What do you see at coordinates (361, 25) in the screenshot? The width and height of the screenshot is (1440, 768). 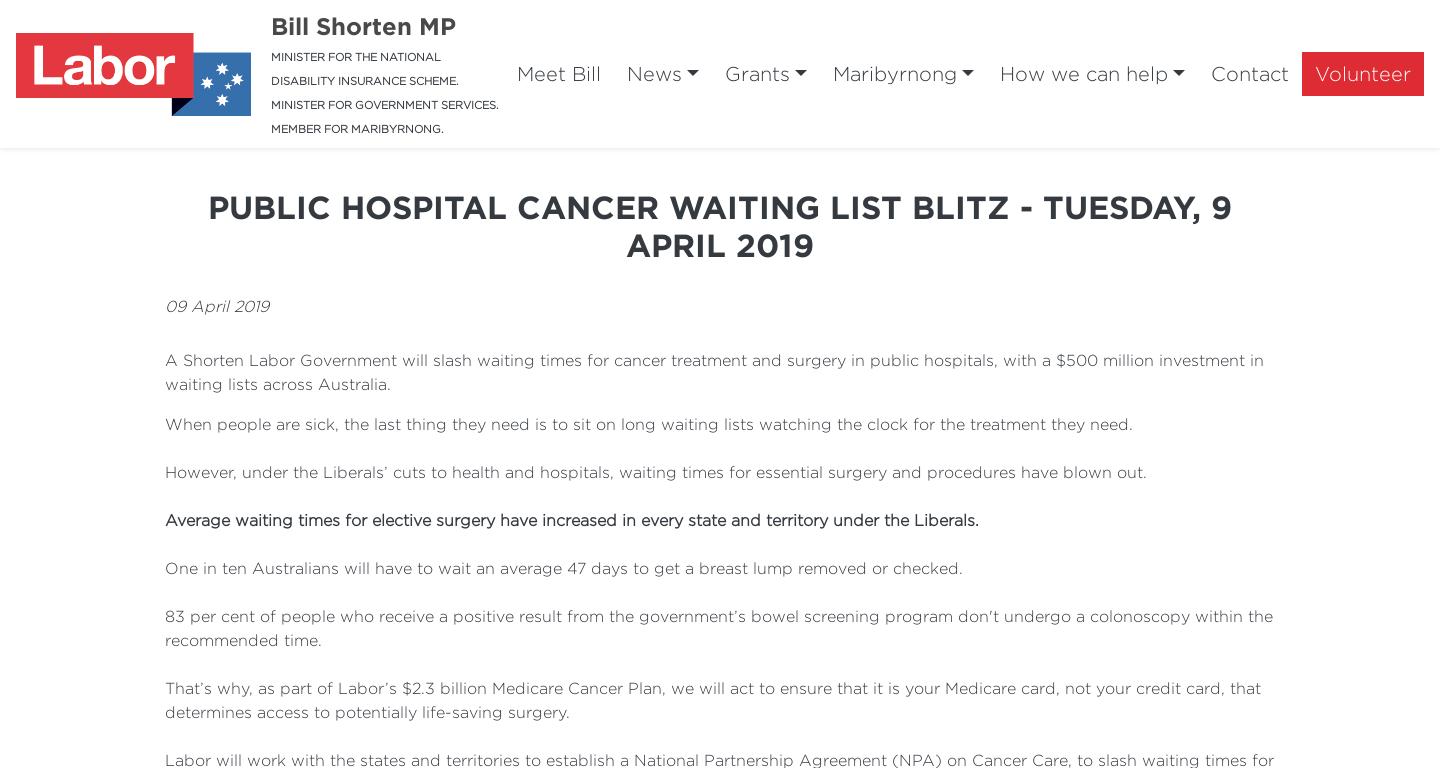 I see `'Bill Shorten MP'` at bounding box center [361, 25].